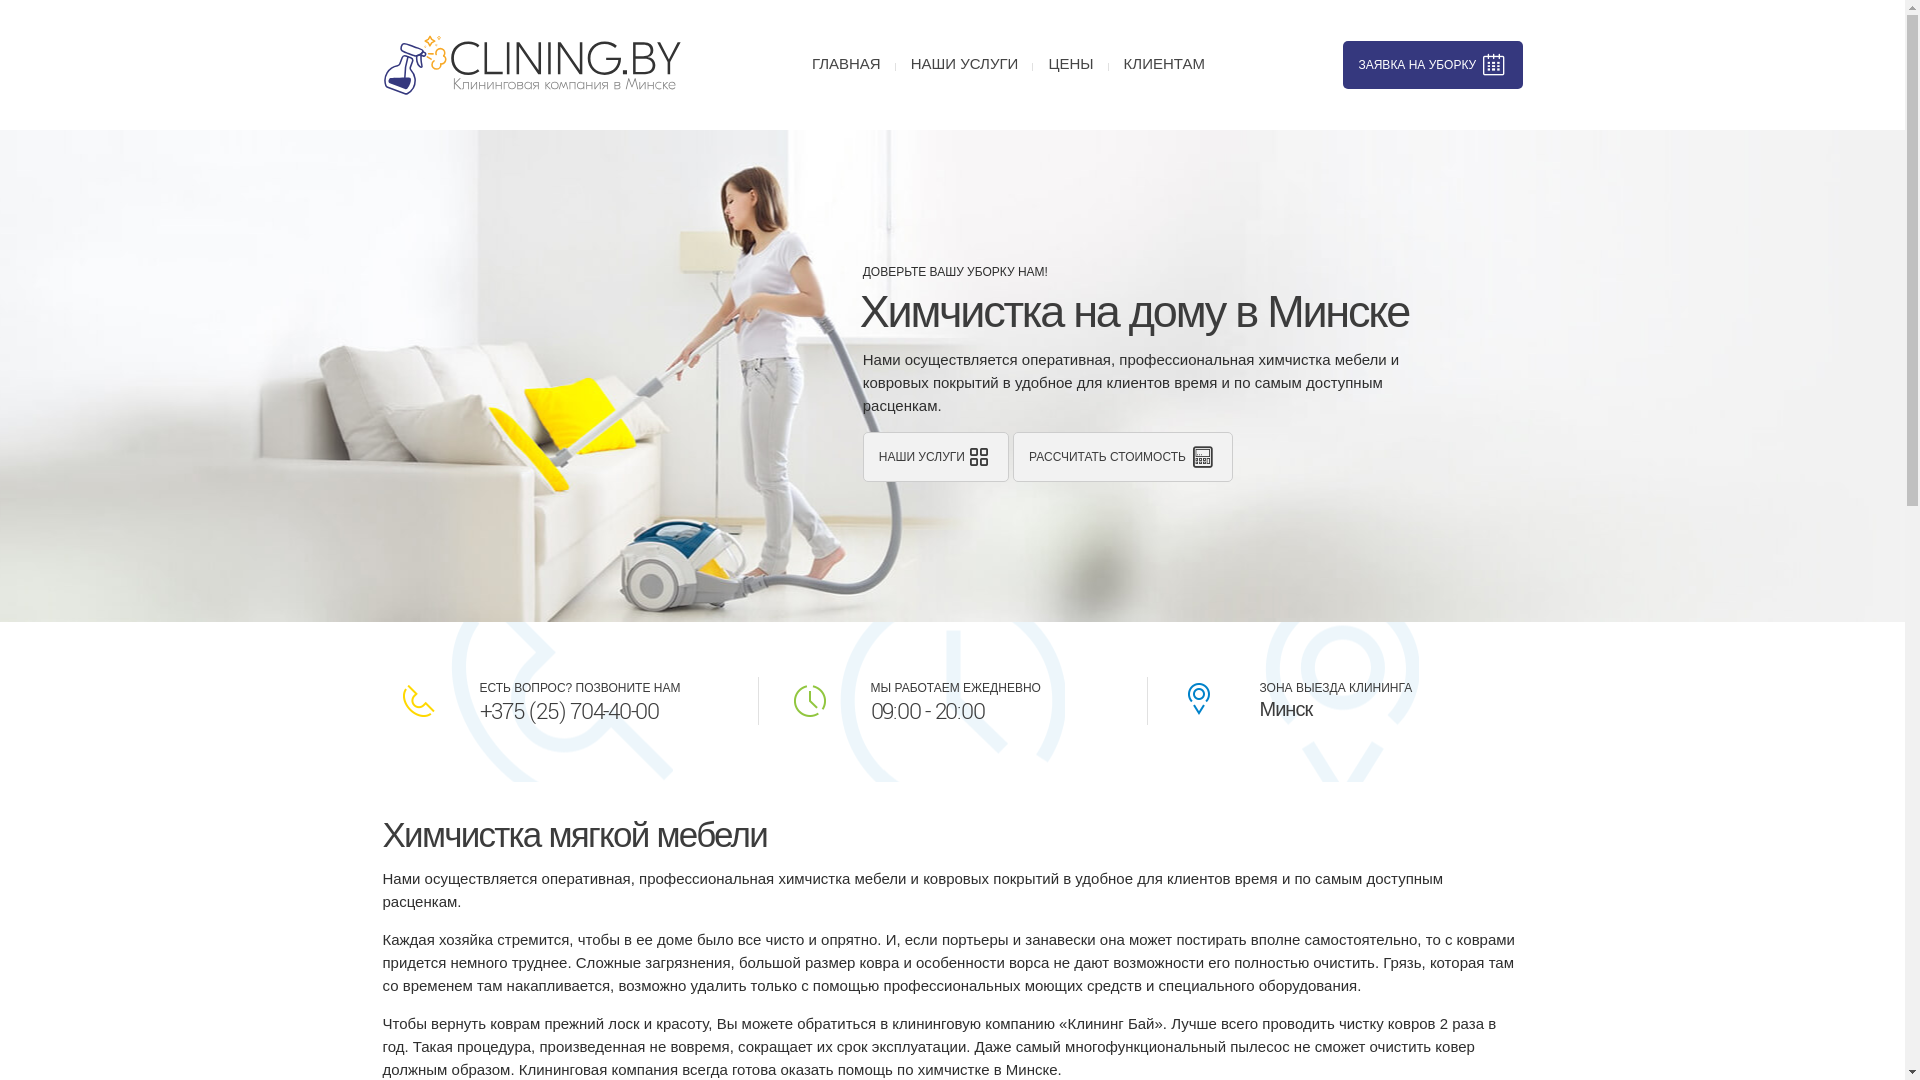  I want to click on '+375 (25) 704-40-00', so click(568, 711).